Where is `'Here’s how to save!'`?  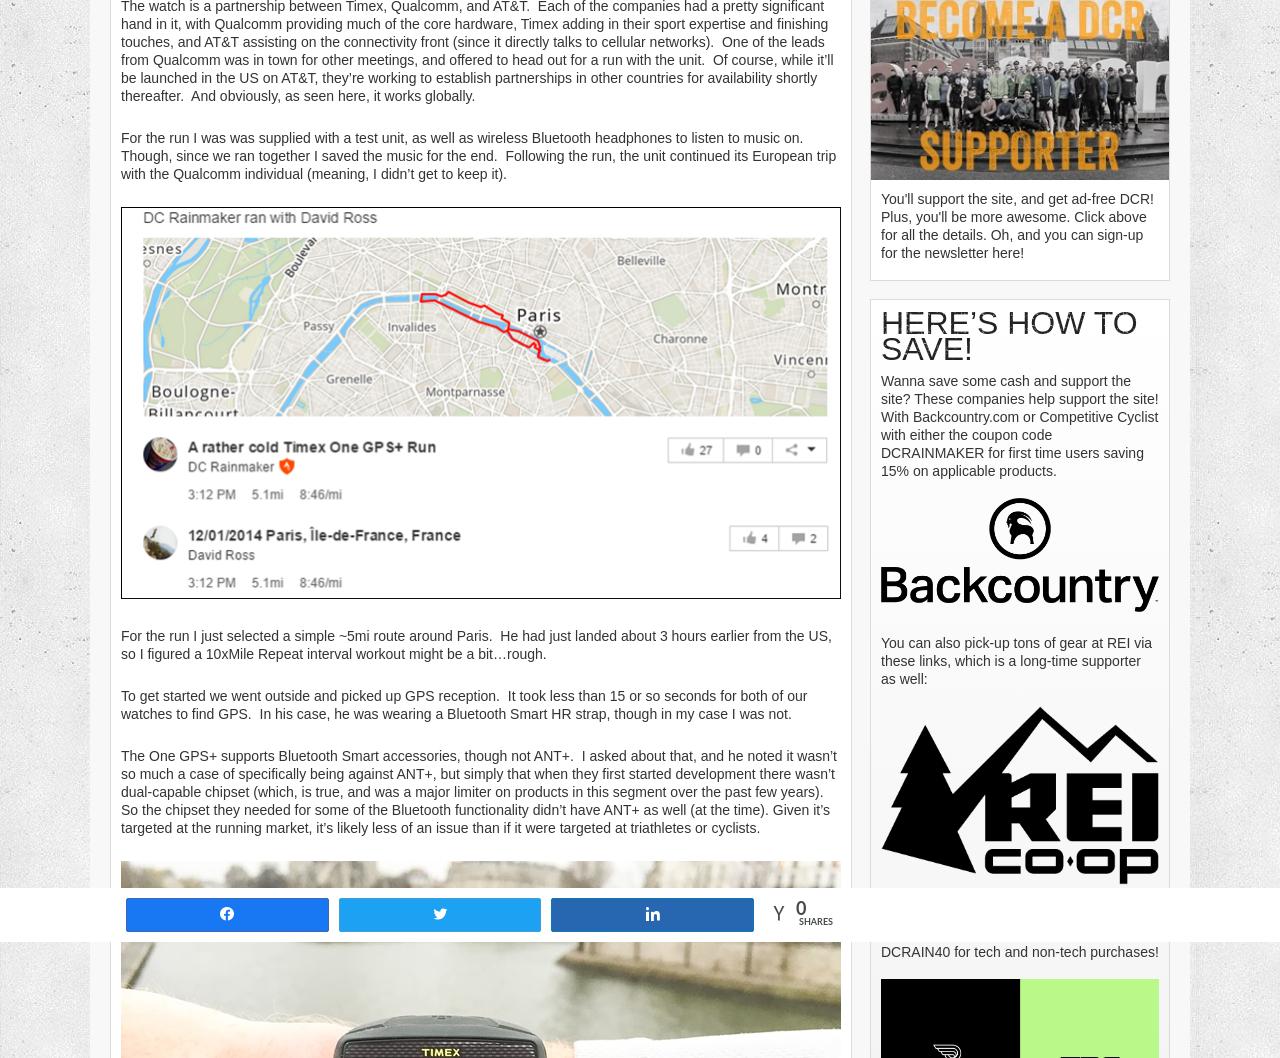
'Here’s how to save!' is located at coordinates (1009, 333).